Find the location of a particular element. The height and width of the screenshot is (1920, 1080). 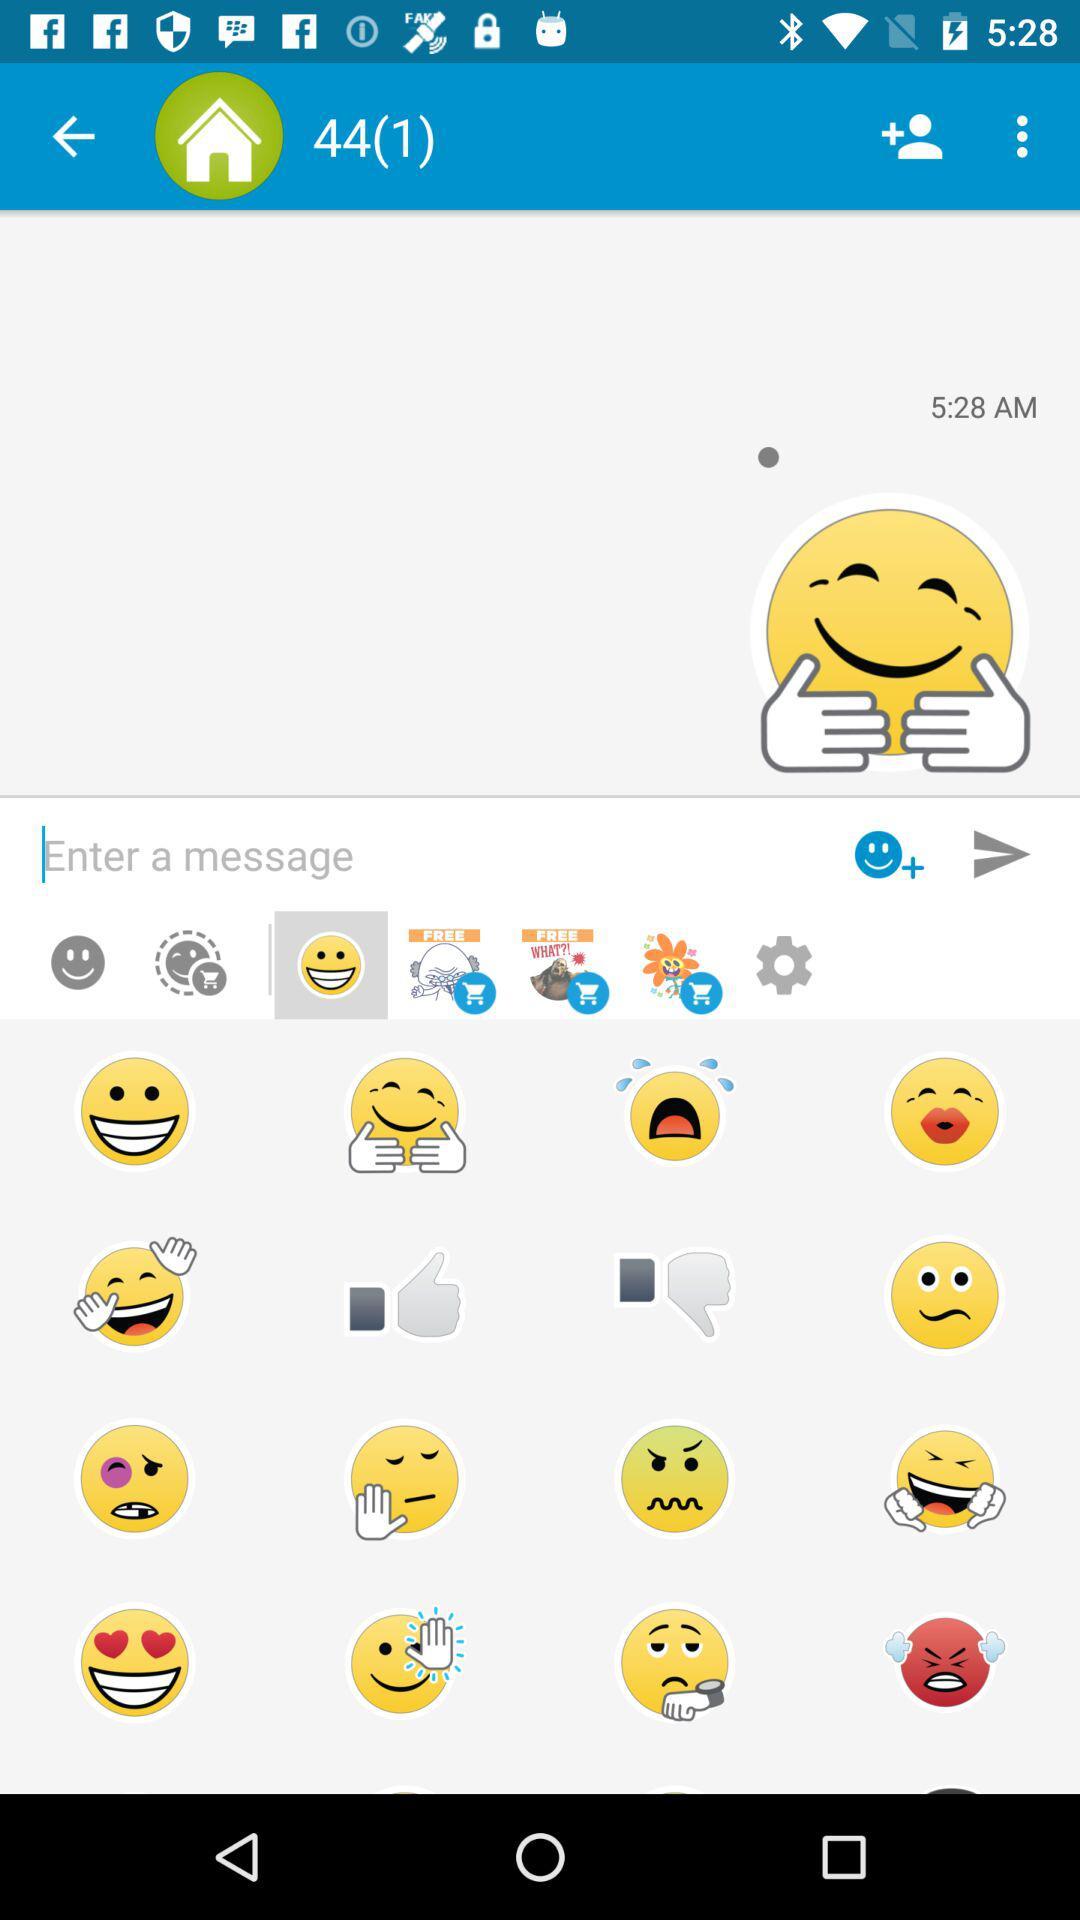

the item next to the (1) is located at coordinates (911, 135).